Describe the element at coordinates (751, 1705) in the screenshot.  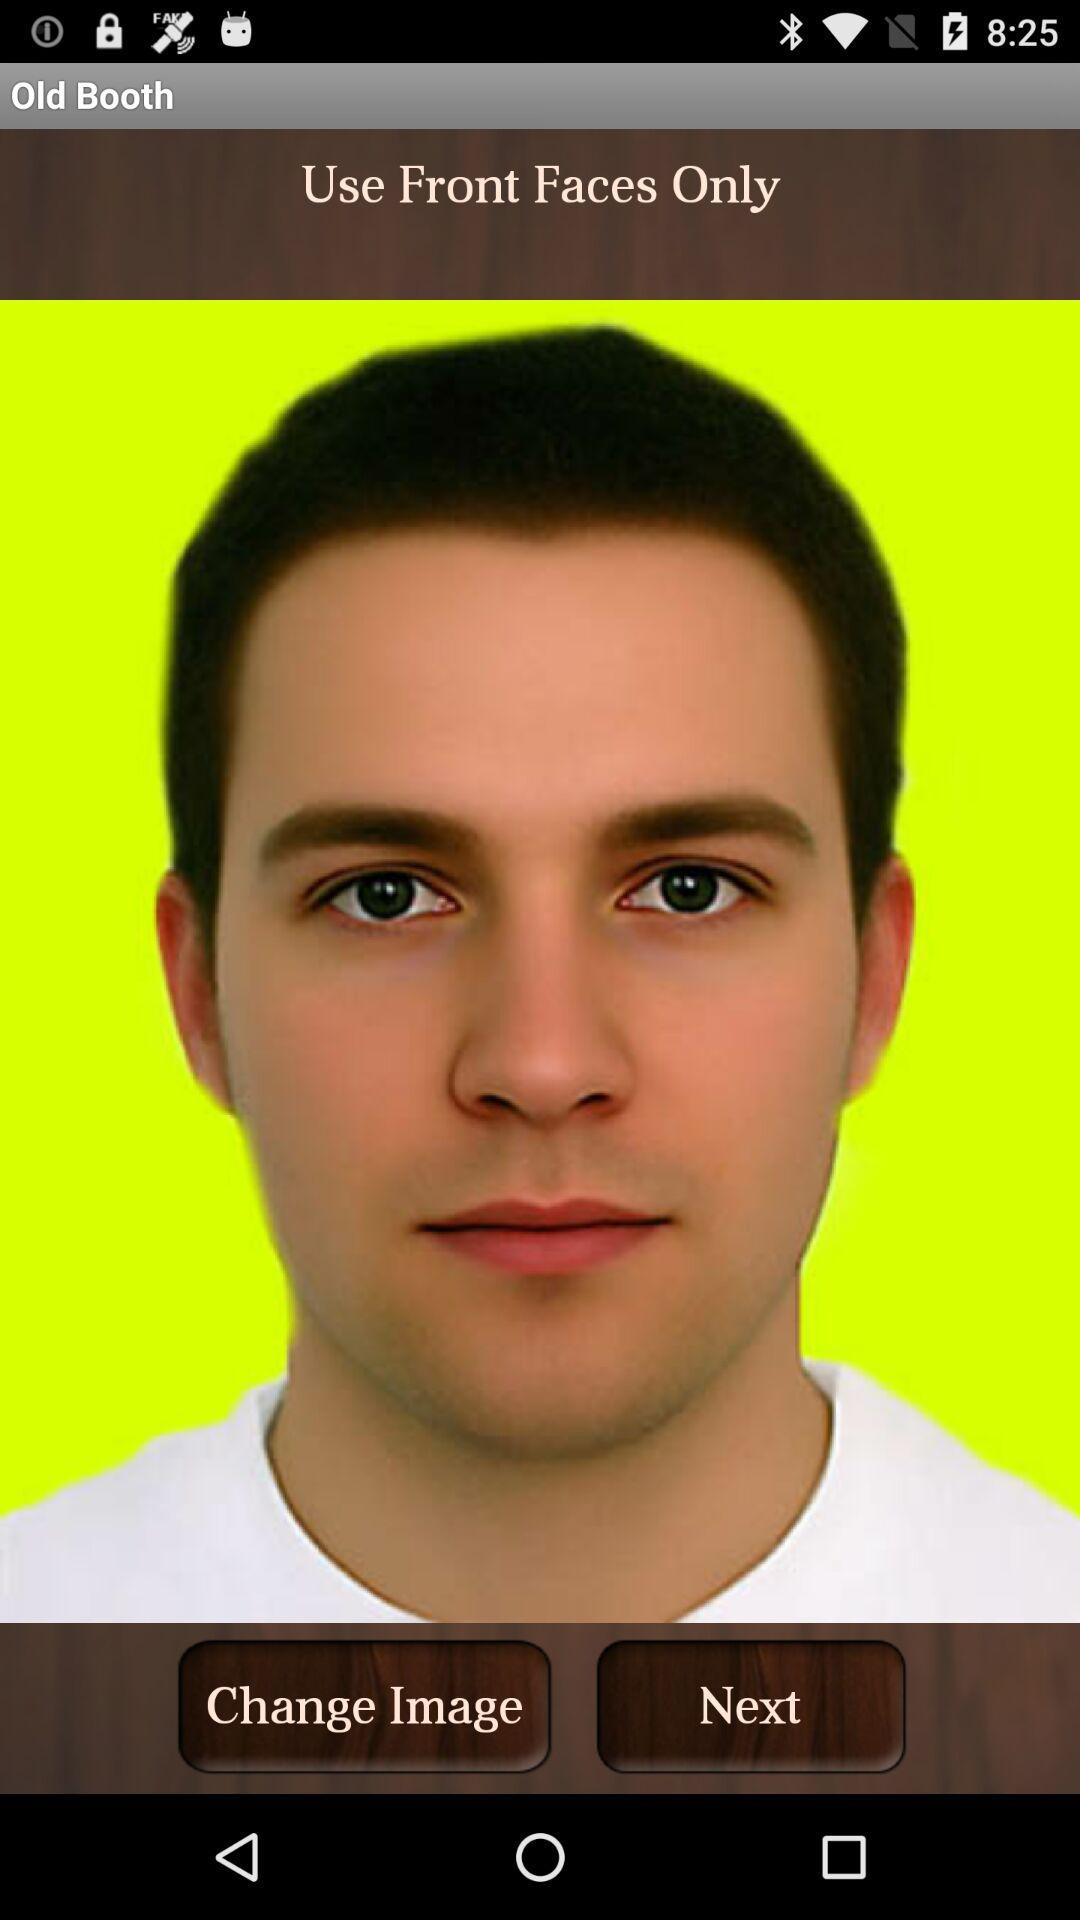
I see `the next` at that location.